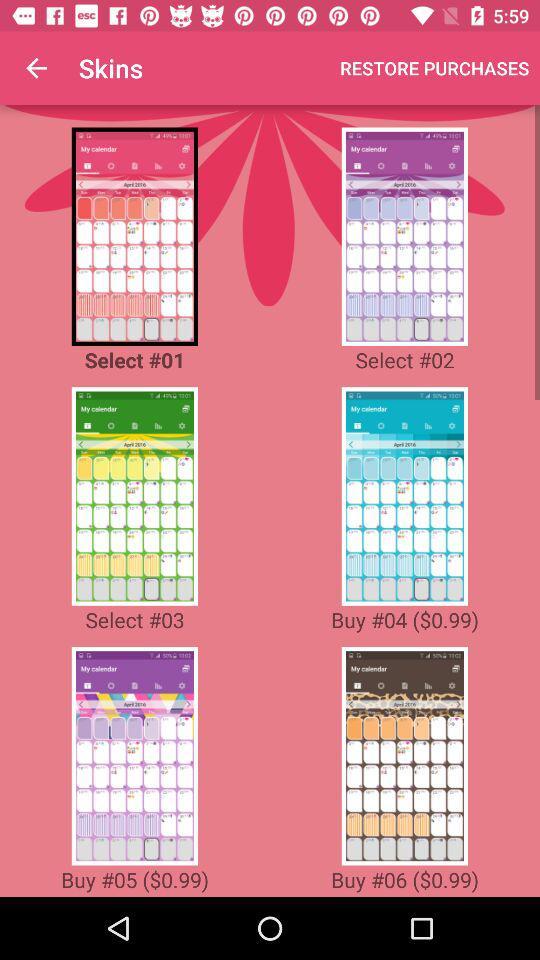 The width and height of the screenshot is (540, 960). What do you see at coordinates (134, 236) in the screenshot?
I see `choose that one` at bounding box center [134, 236].